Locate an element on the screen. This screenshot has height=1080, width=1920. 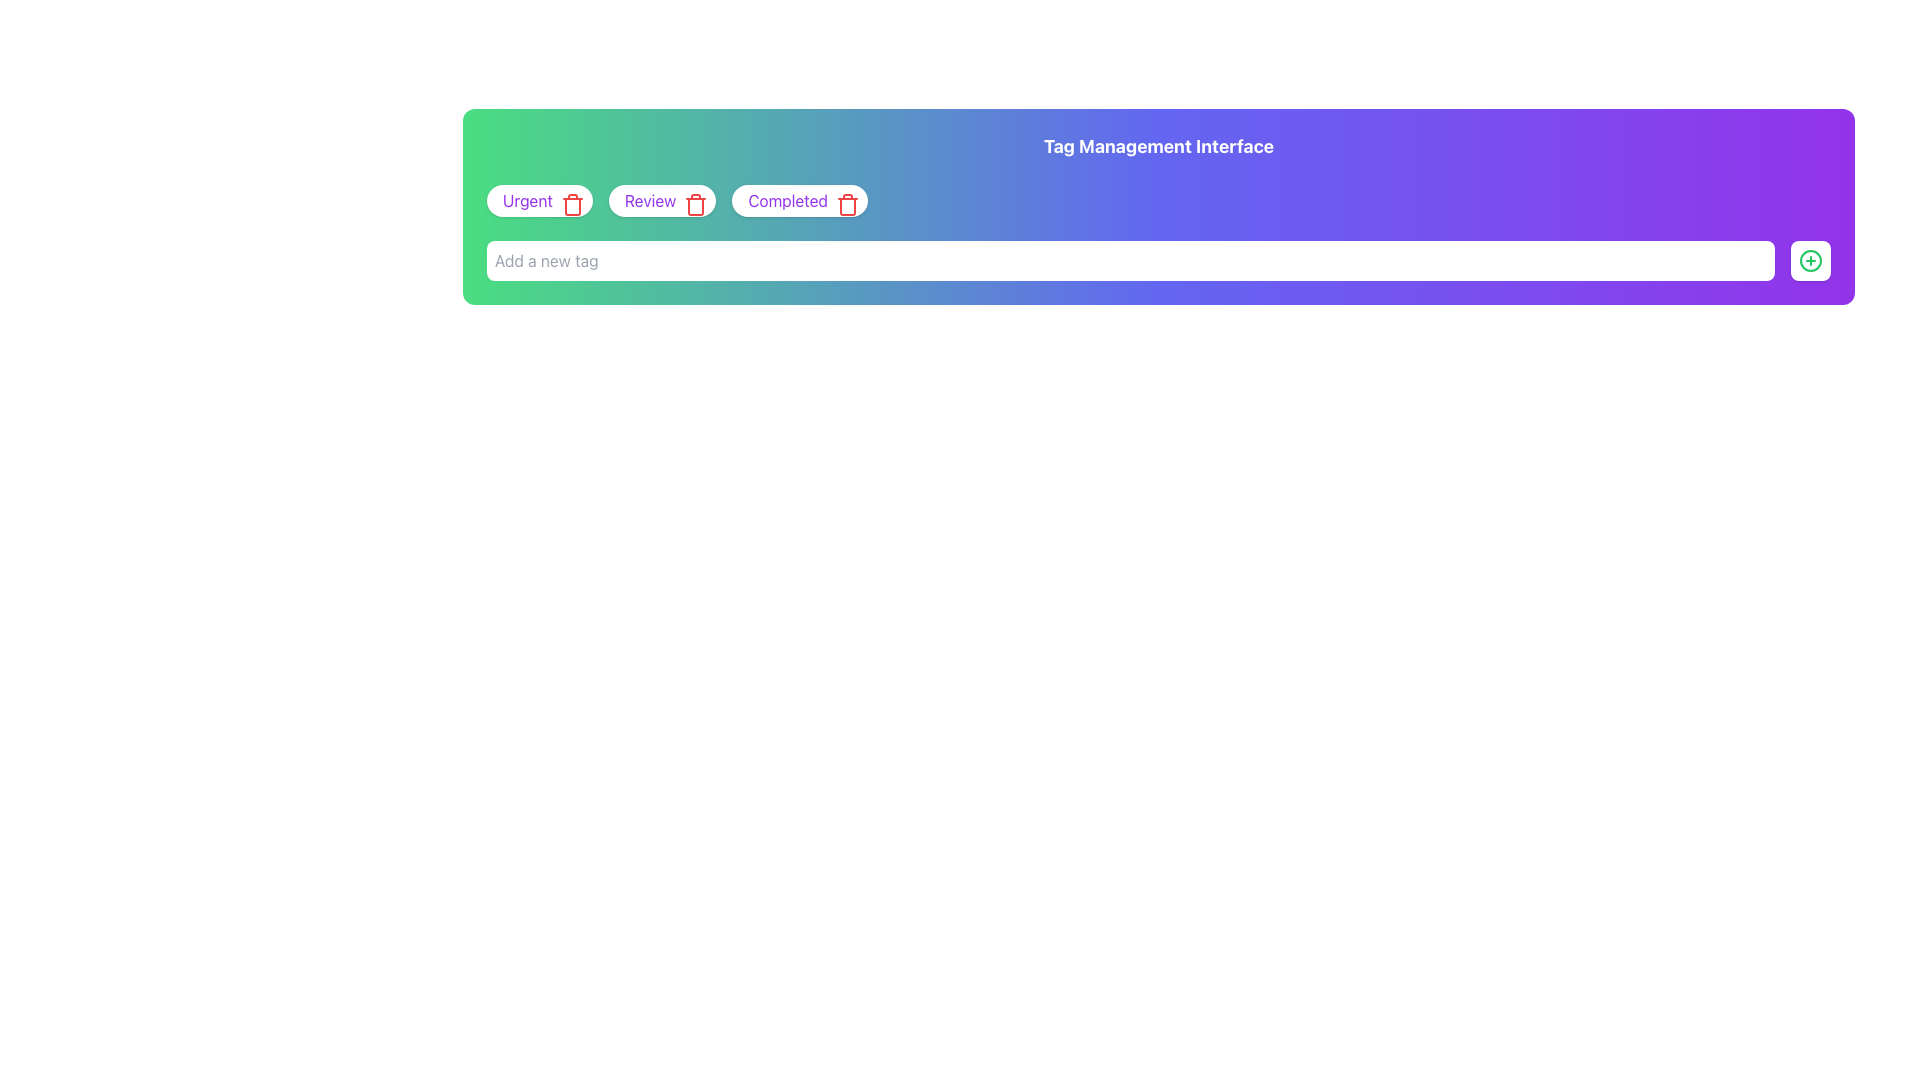
the delete icon button located in the third position of the button group, which is used is located at coordinates (844, 200).